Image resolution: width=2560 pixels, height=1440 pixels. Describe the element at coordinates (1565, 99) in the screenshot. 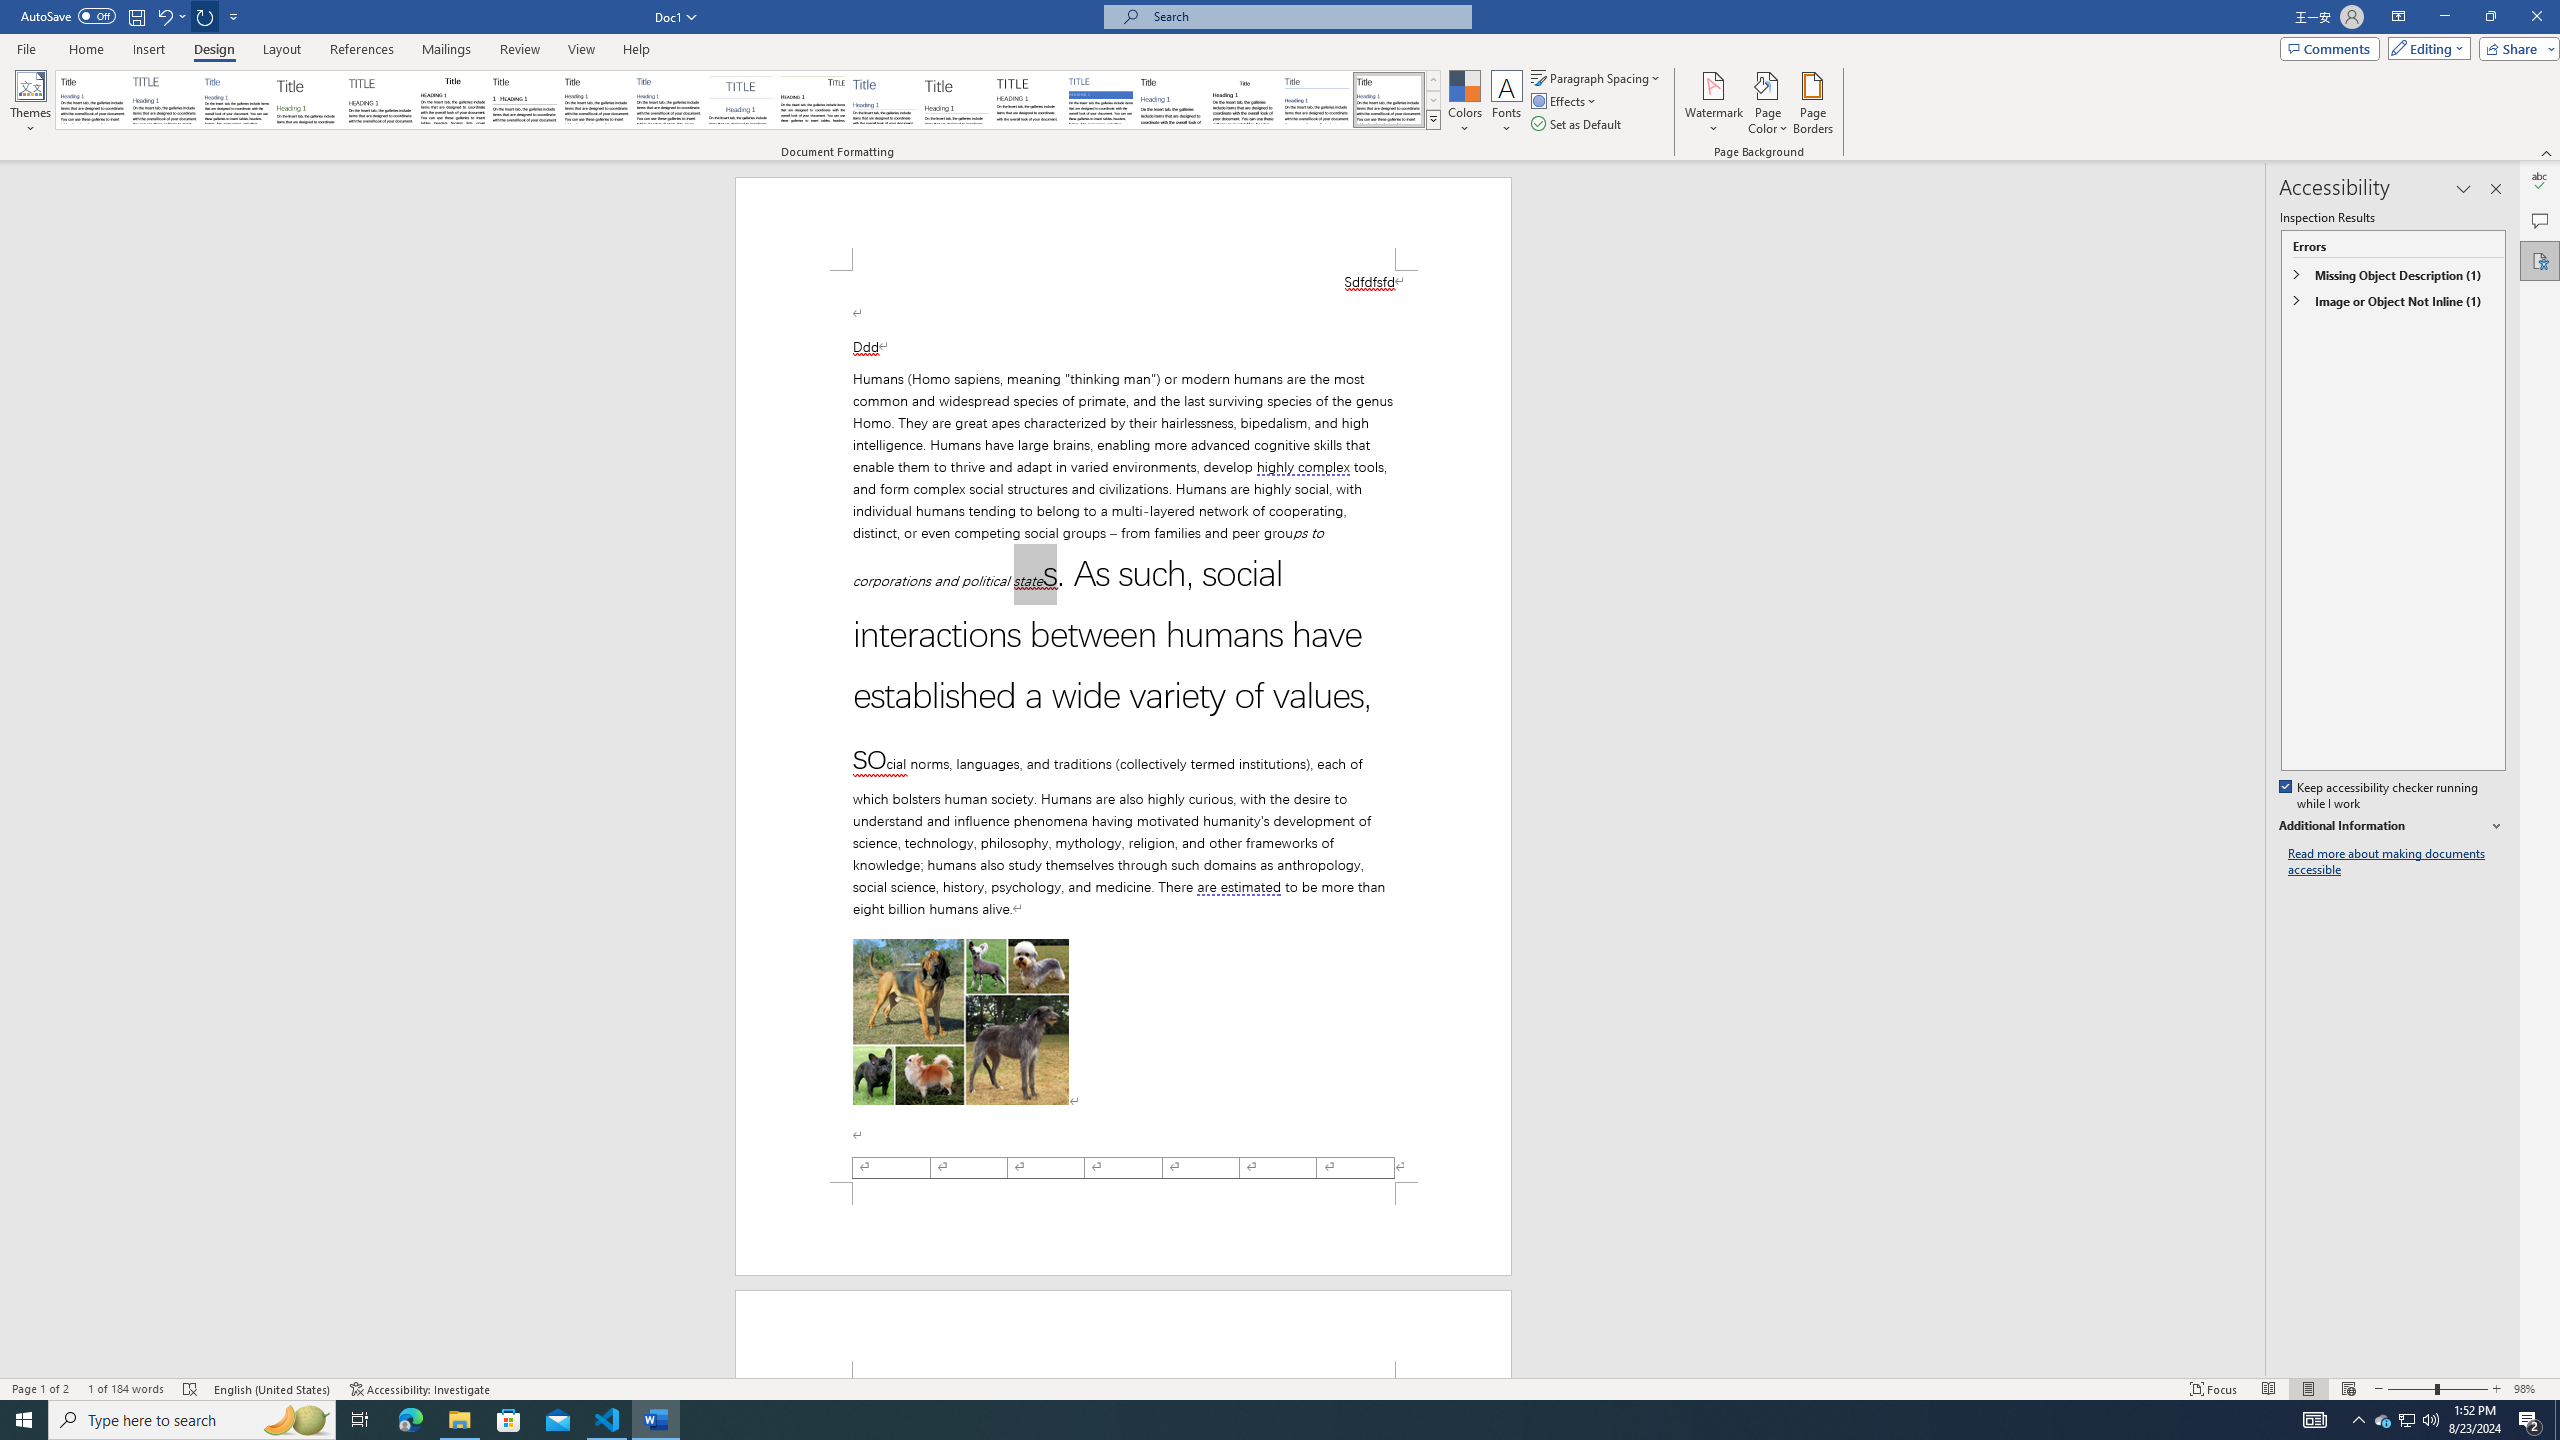

I see `'Effects'` at that location.